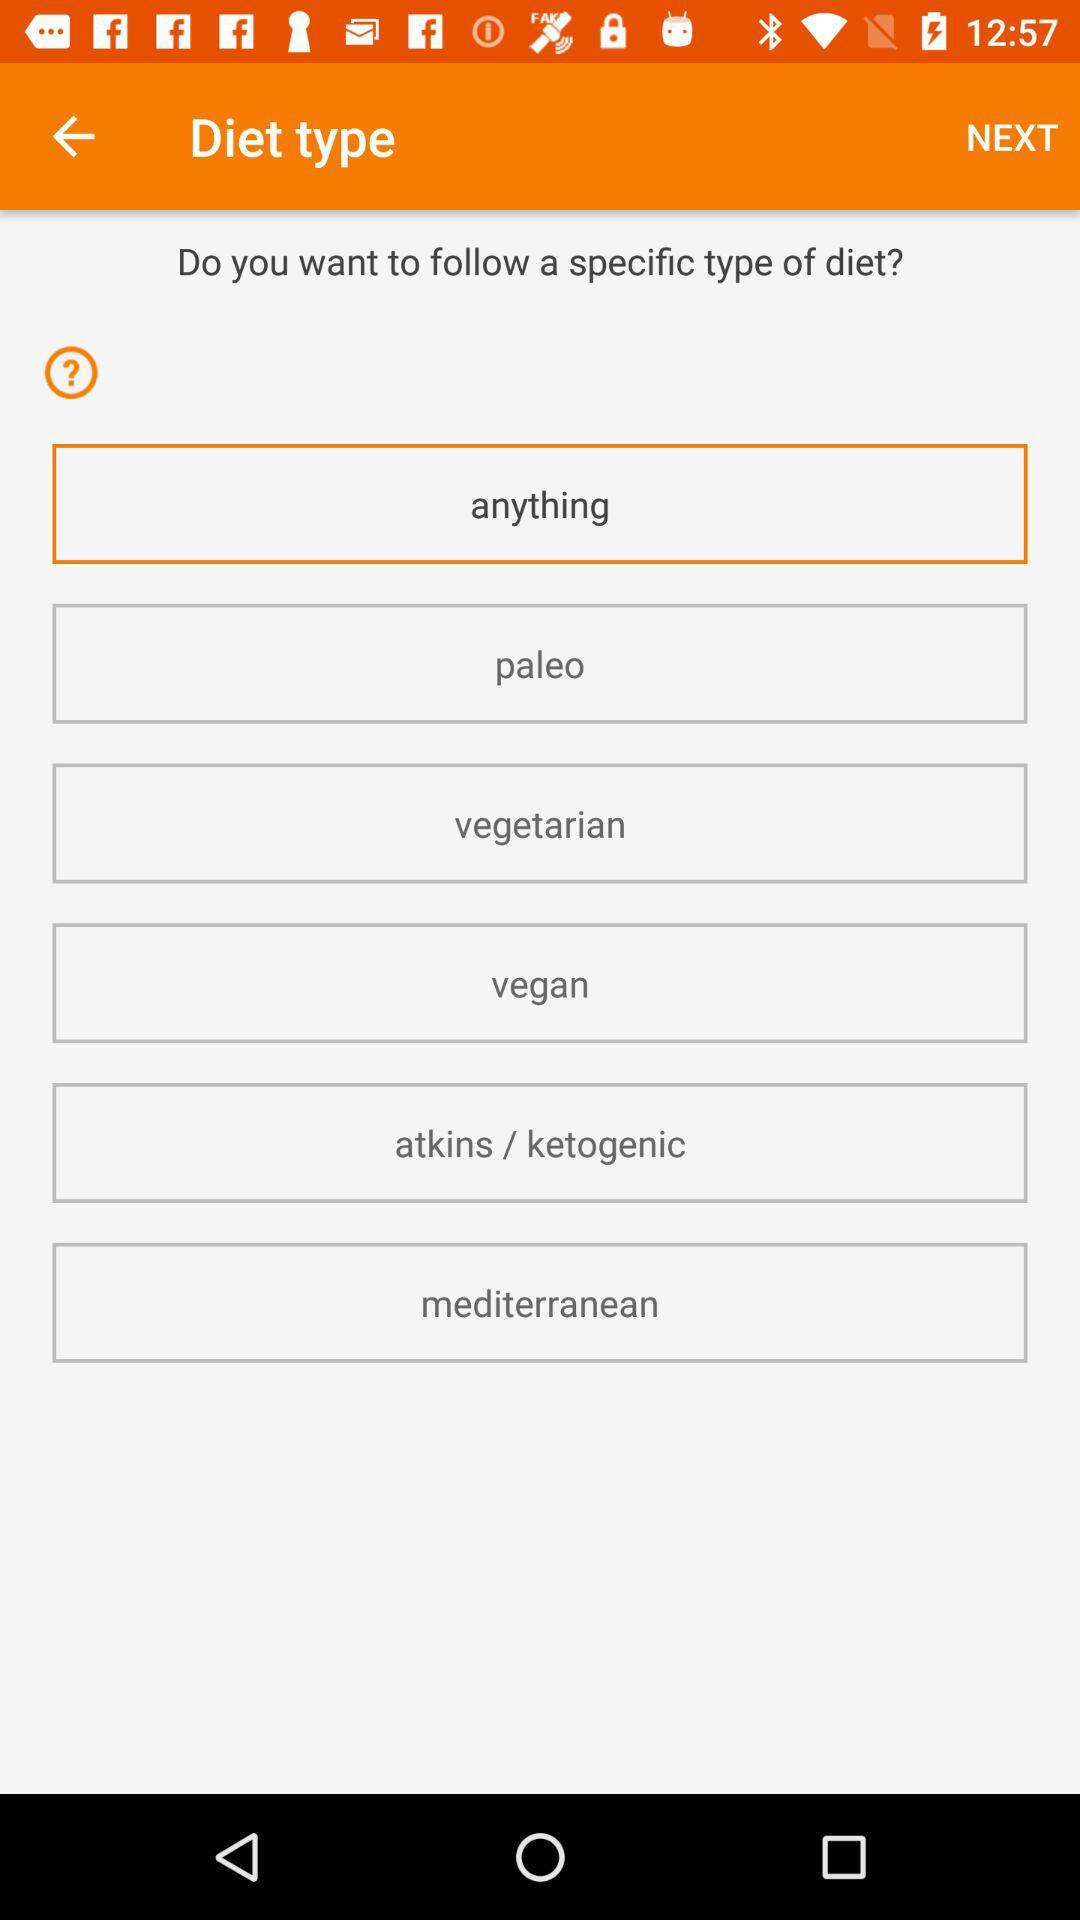 This screenshot has width=1080, height=1920. What do you see at coordinates (540, 1415) in the screenshot?
I see `icon below the mediterranean` at bounding box center [540, 1415].